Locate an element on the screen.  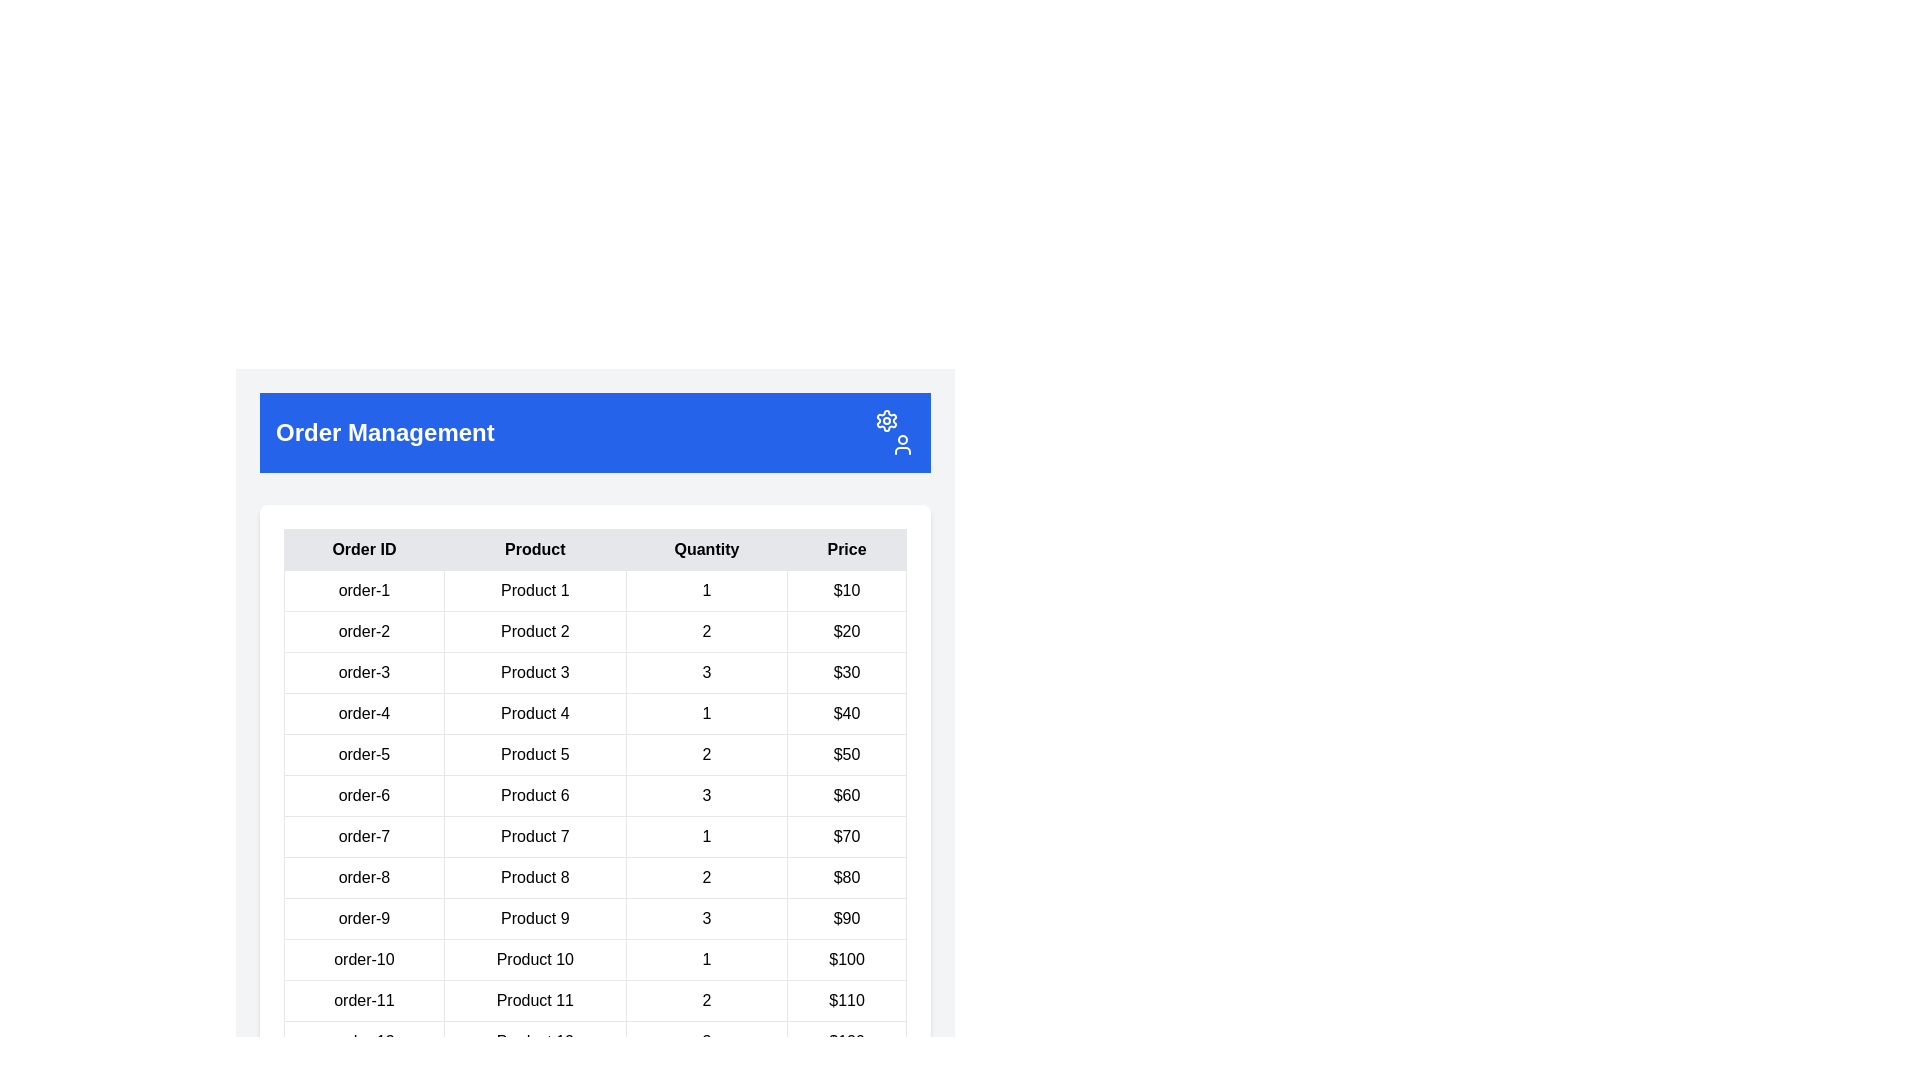
the Text Label displaying the name of a product associated with an order in the second column of the eleventh row of the Order Management table is located at coordinates (535, 1001).